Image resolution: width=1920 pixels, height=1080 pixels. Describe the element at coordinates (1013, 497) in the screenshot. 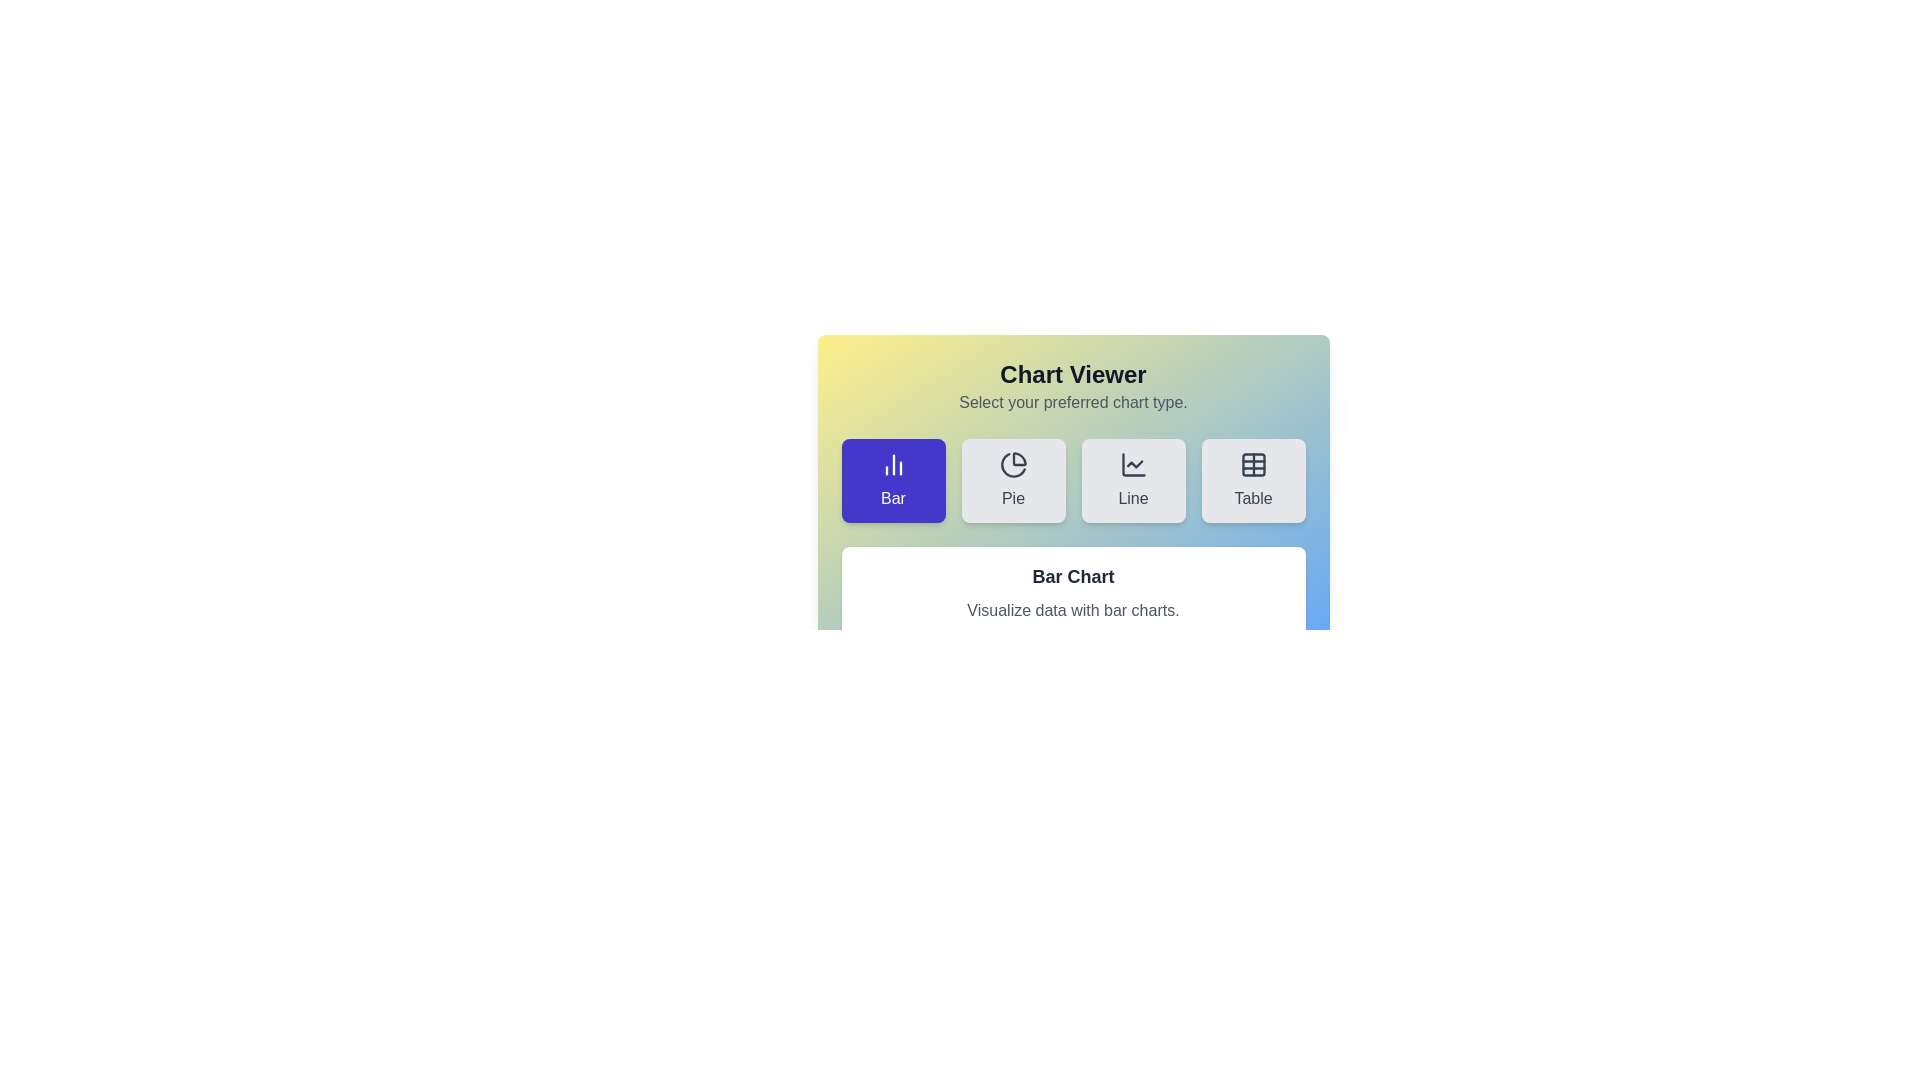

I see `the text label displaying the word 'Pie', which is center-aligned and positioned below a pie chart icon` at that location.